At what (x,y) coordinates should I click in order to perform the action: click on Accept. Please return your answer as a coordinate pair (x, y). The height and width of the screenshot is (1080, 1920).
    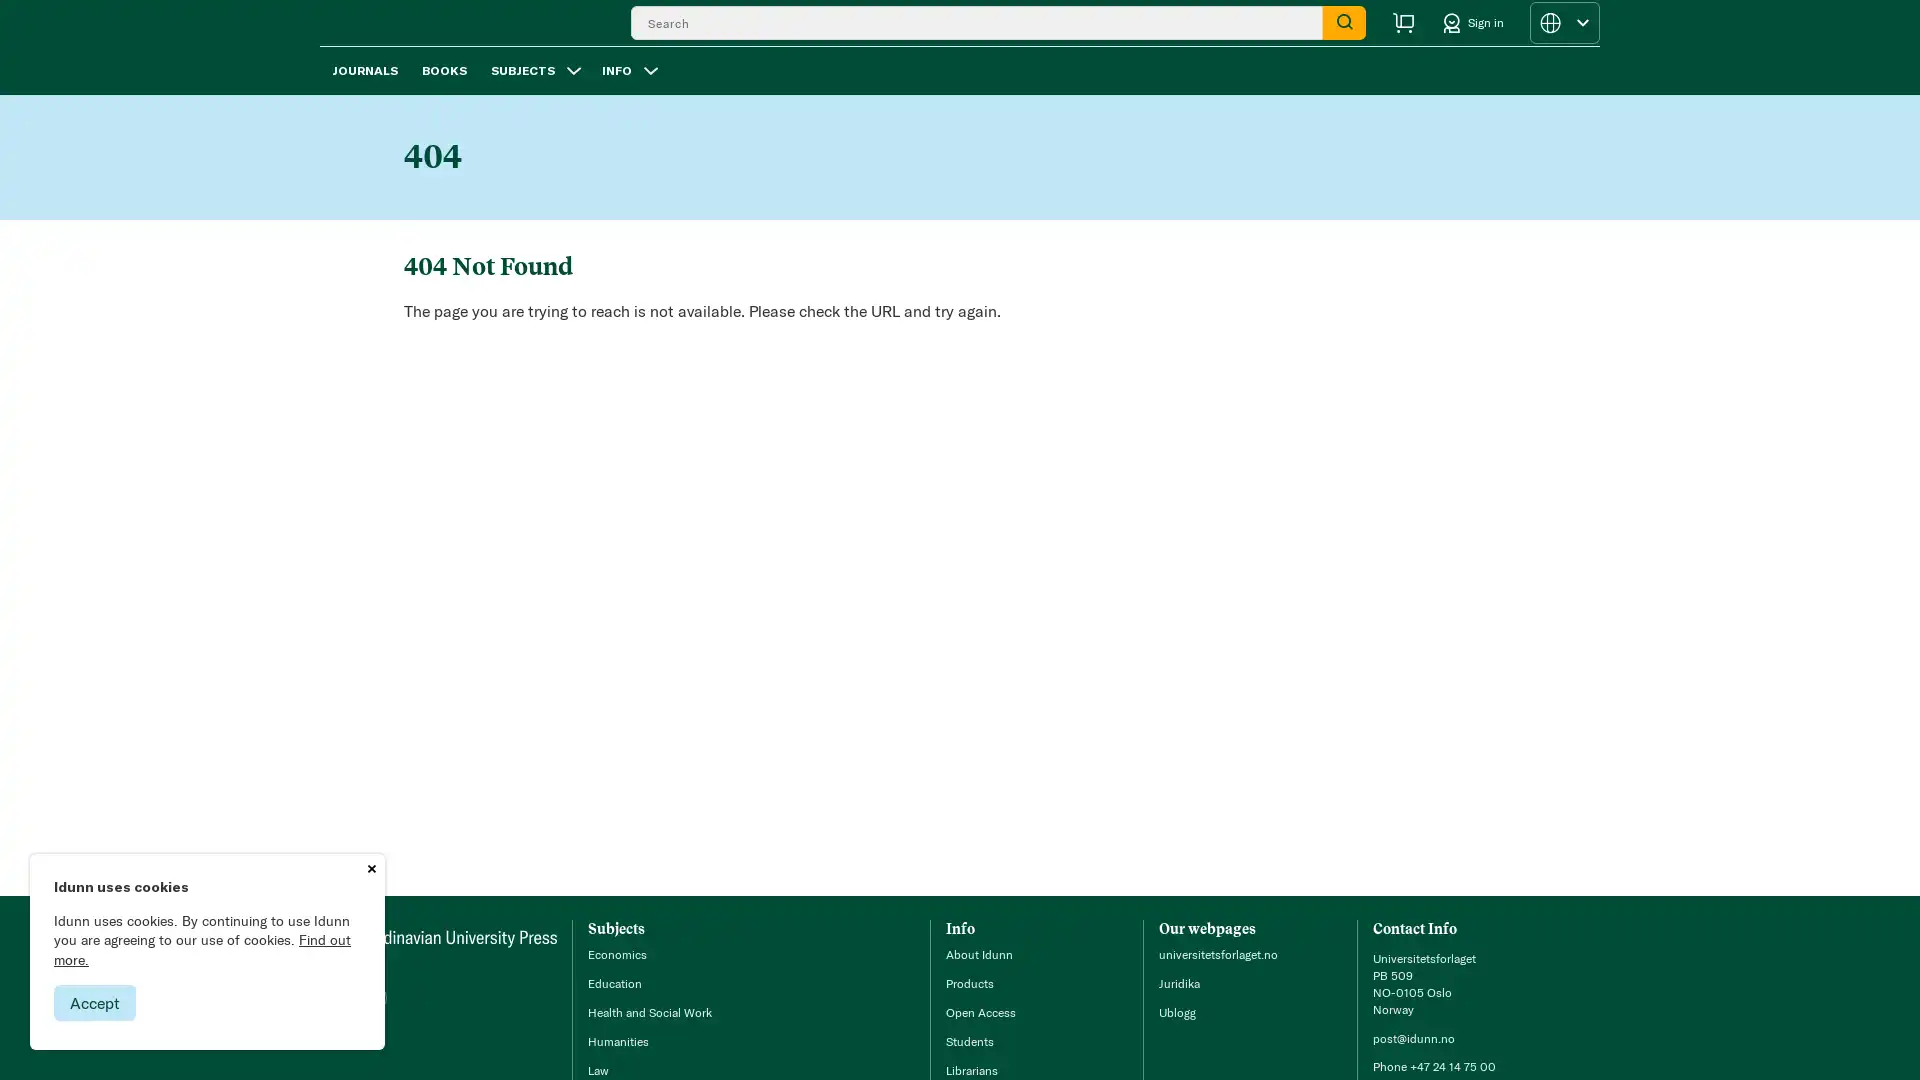
    Looking at the image, I should click on (94, 1002).